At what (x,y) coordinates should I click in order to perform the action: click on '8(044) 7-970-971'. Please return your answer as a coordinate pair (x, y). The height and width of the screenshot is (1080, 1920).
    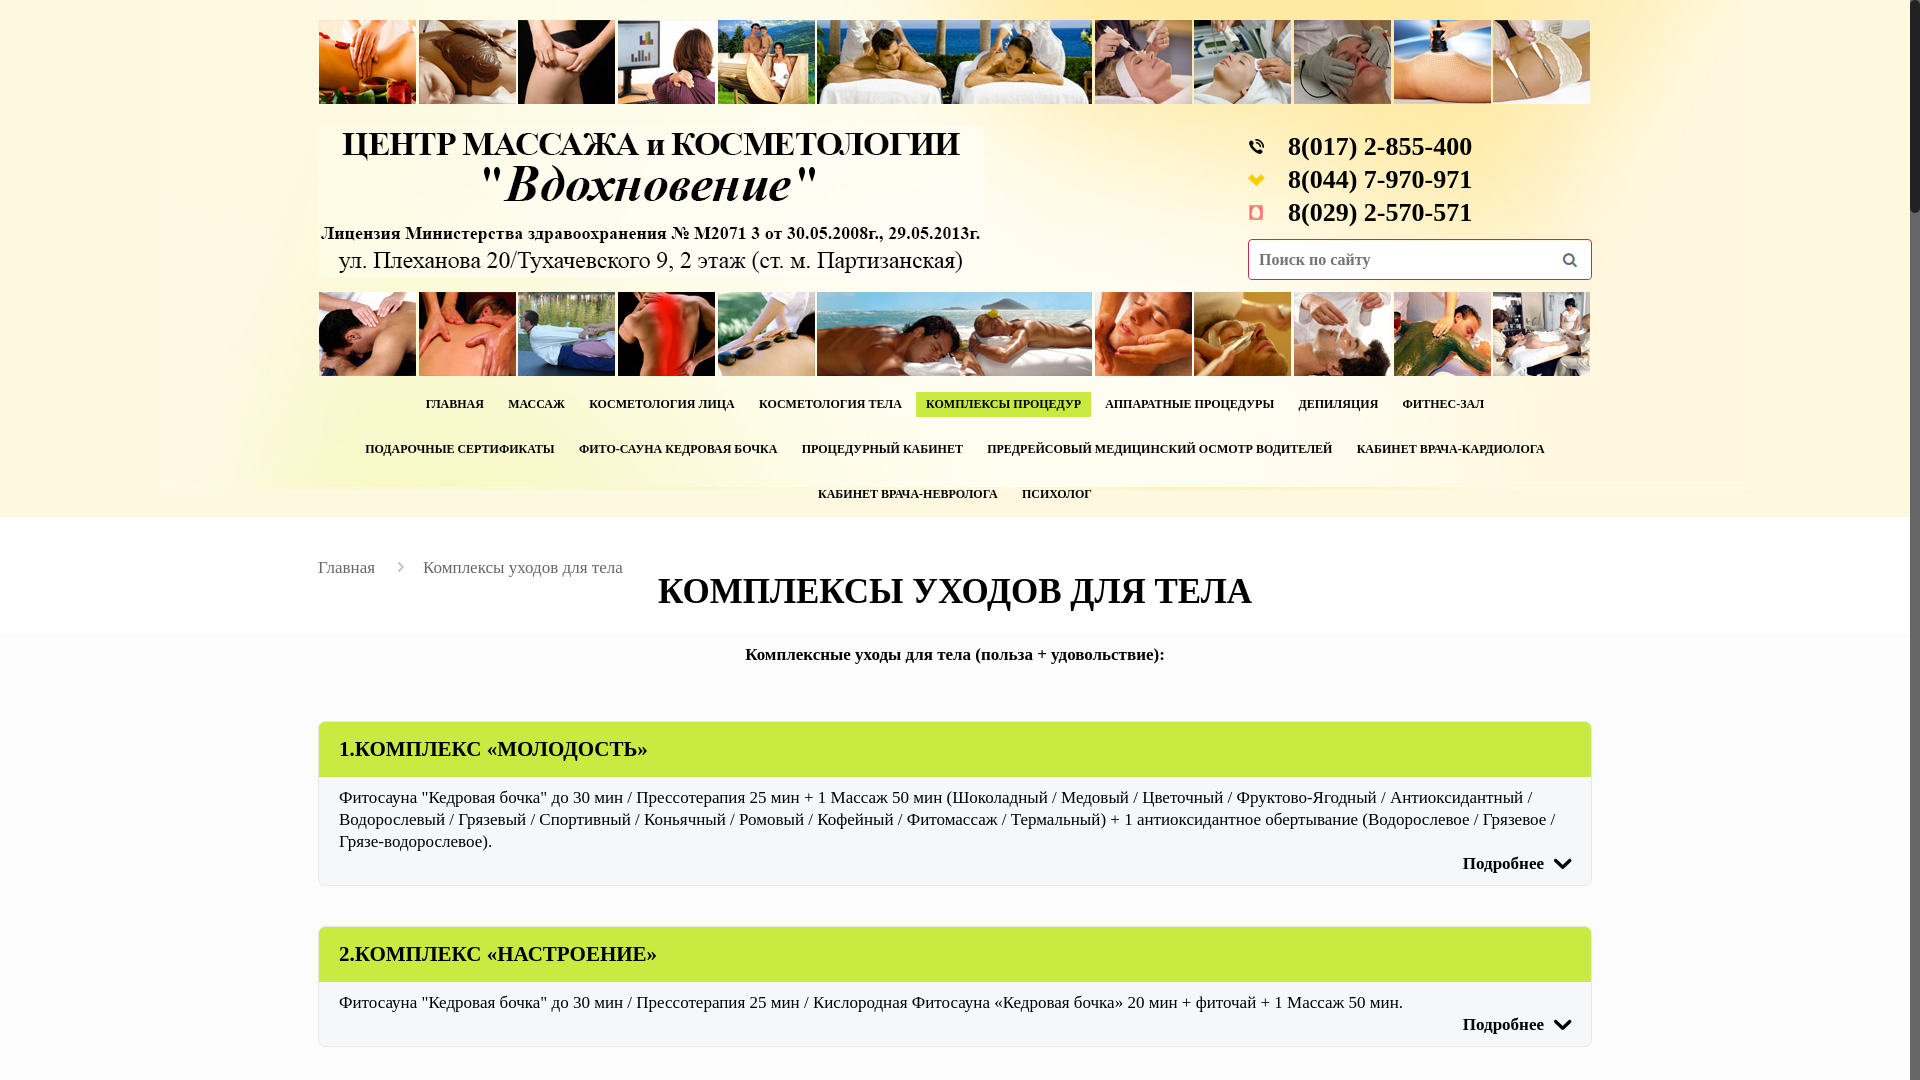
    Looking at the image, I should click on (1379, 178).